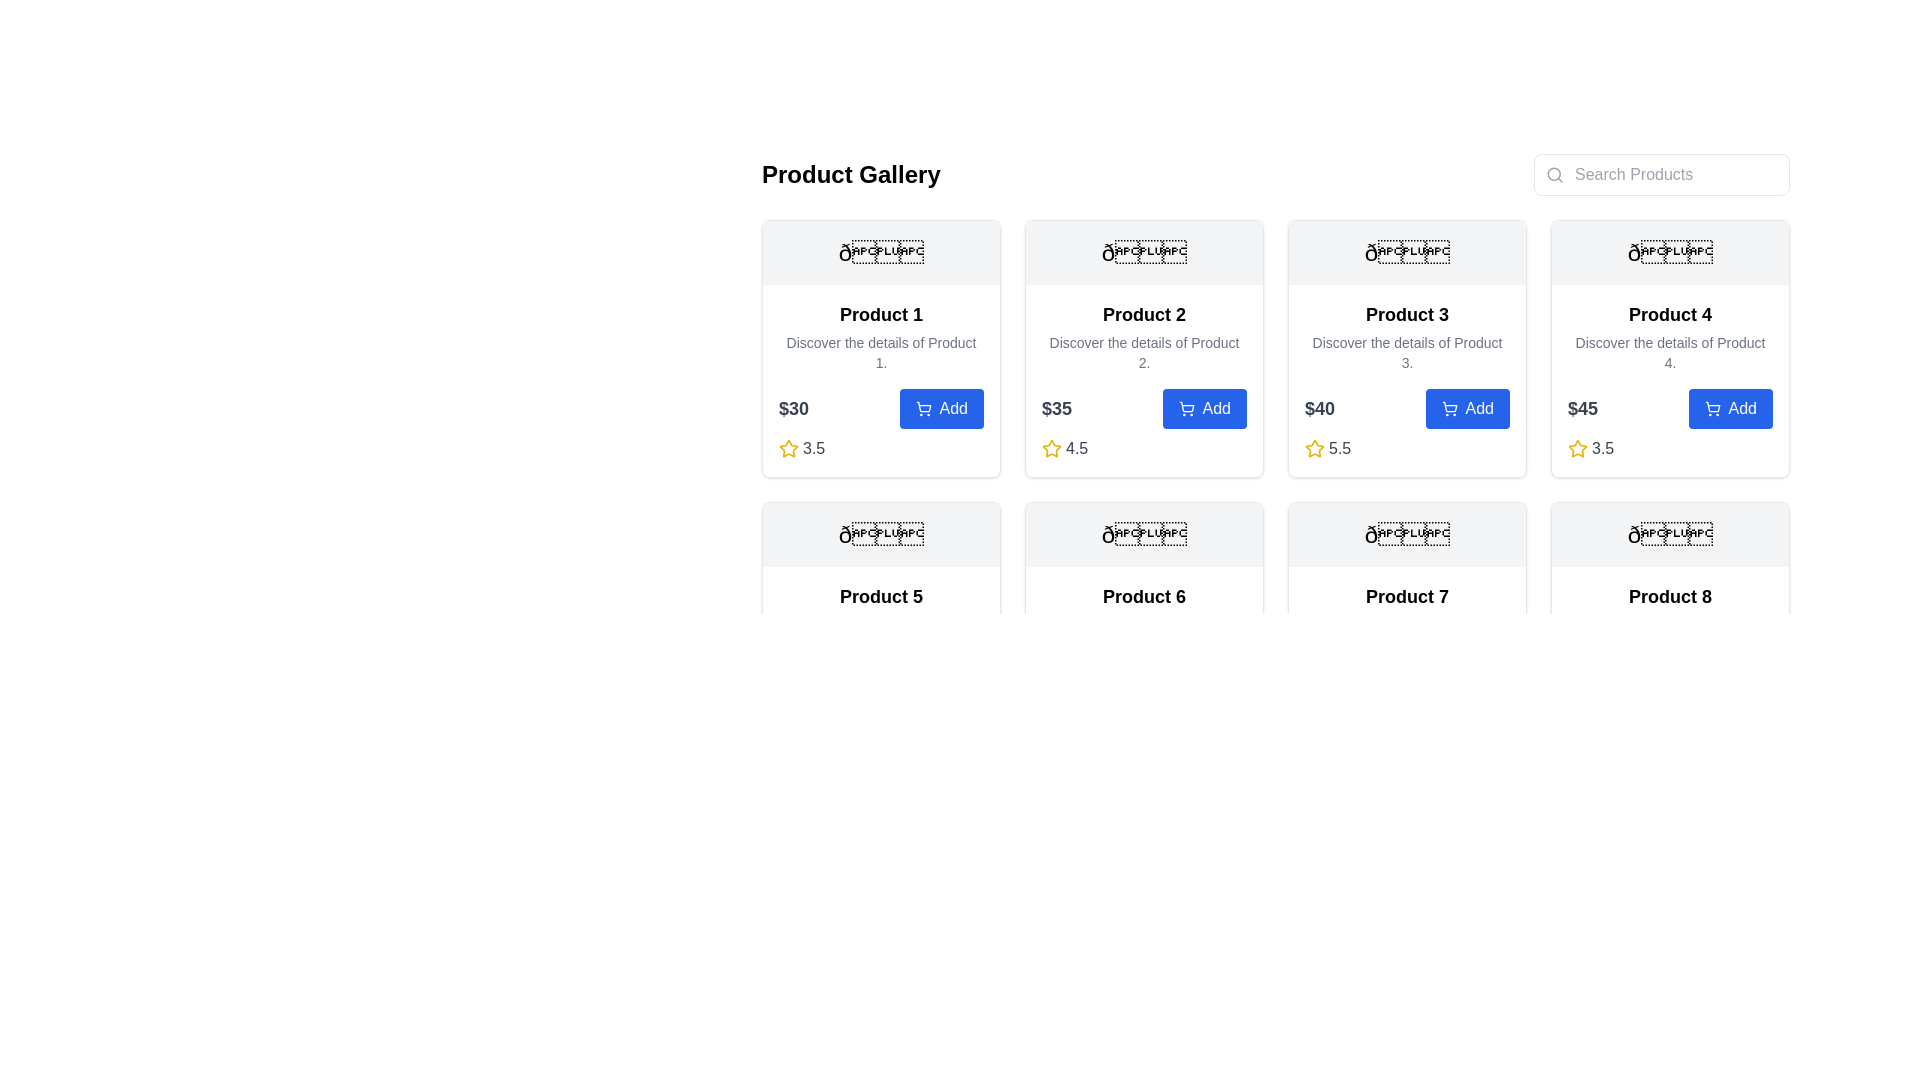 This screenshot has height=1080, width=1920. I want to click on the static text element displaying the price '$40', which is styled in bold gray and located to the left of the 'Add' button for 'Product 3', so click(1320, 407).